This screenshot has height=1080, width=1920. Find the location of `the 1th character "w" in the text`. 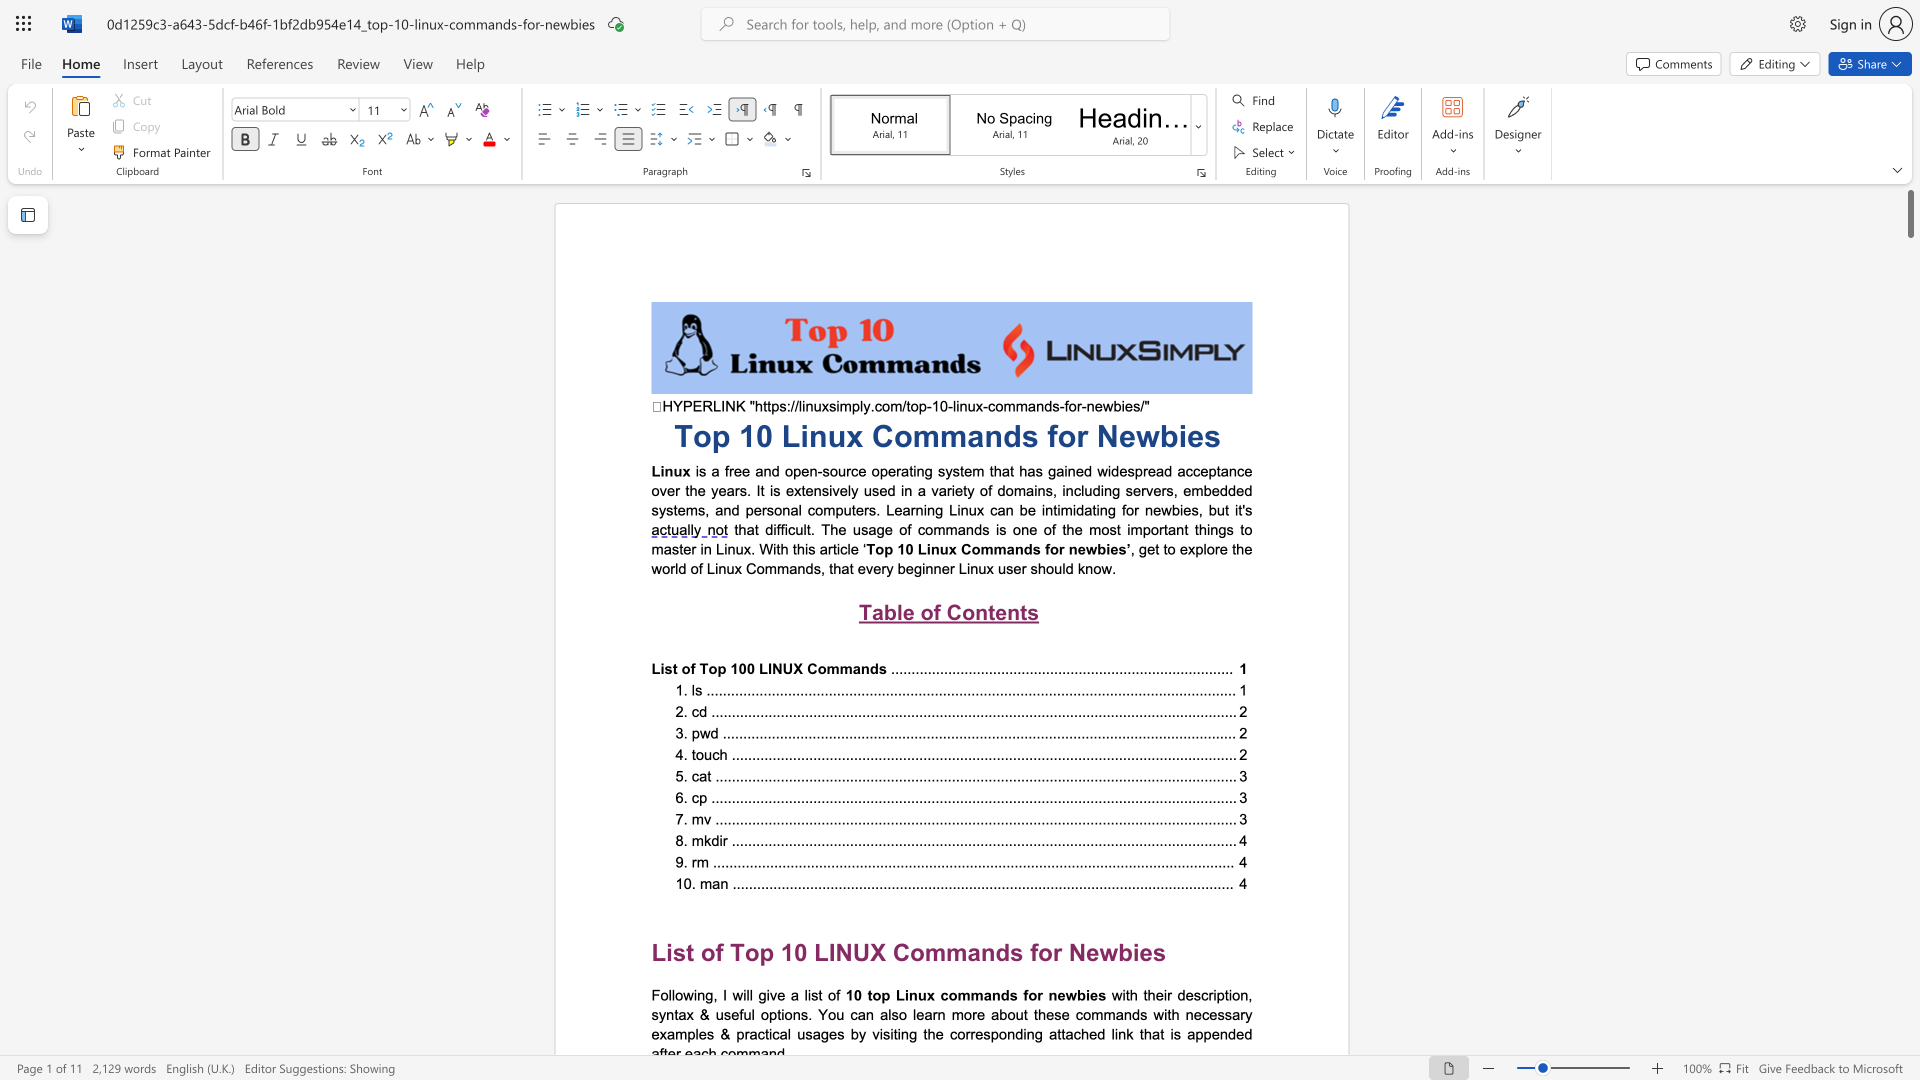

the 1th character "w" in the text is located at coordinates (1090, 549).